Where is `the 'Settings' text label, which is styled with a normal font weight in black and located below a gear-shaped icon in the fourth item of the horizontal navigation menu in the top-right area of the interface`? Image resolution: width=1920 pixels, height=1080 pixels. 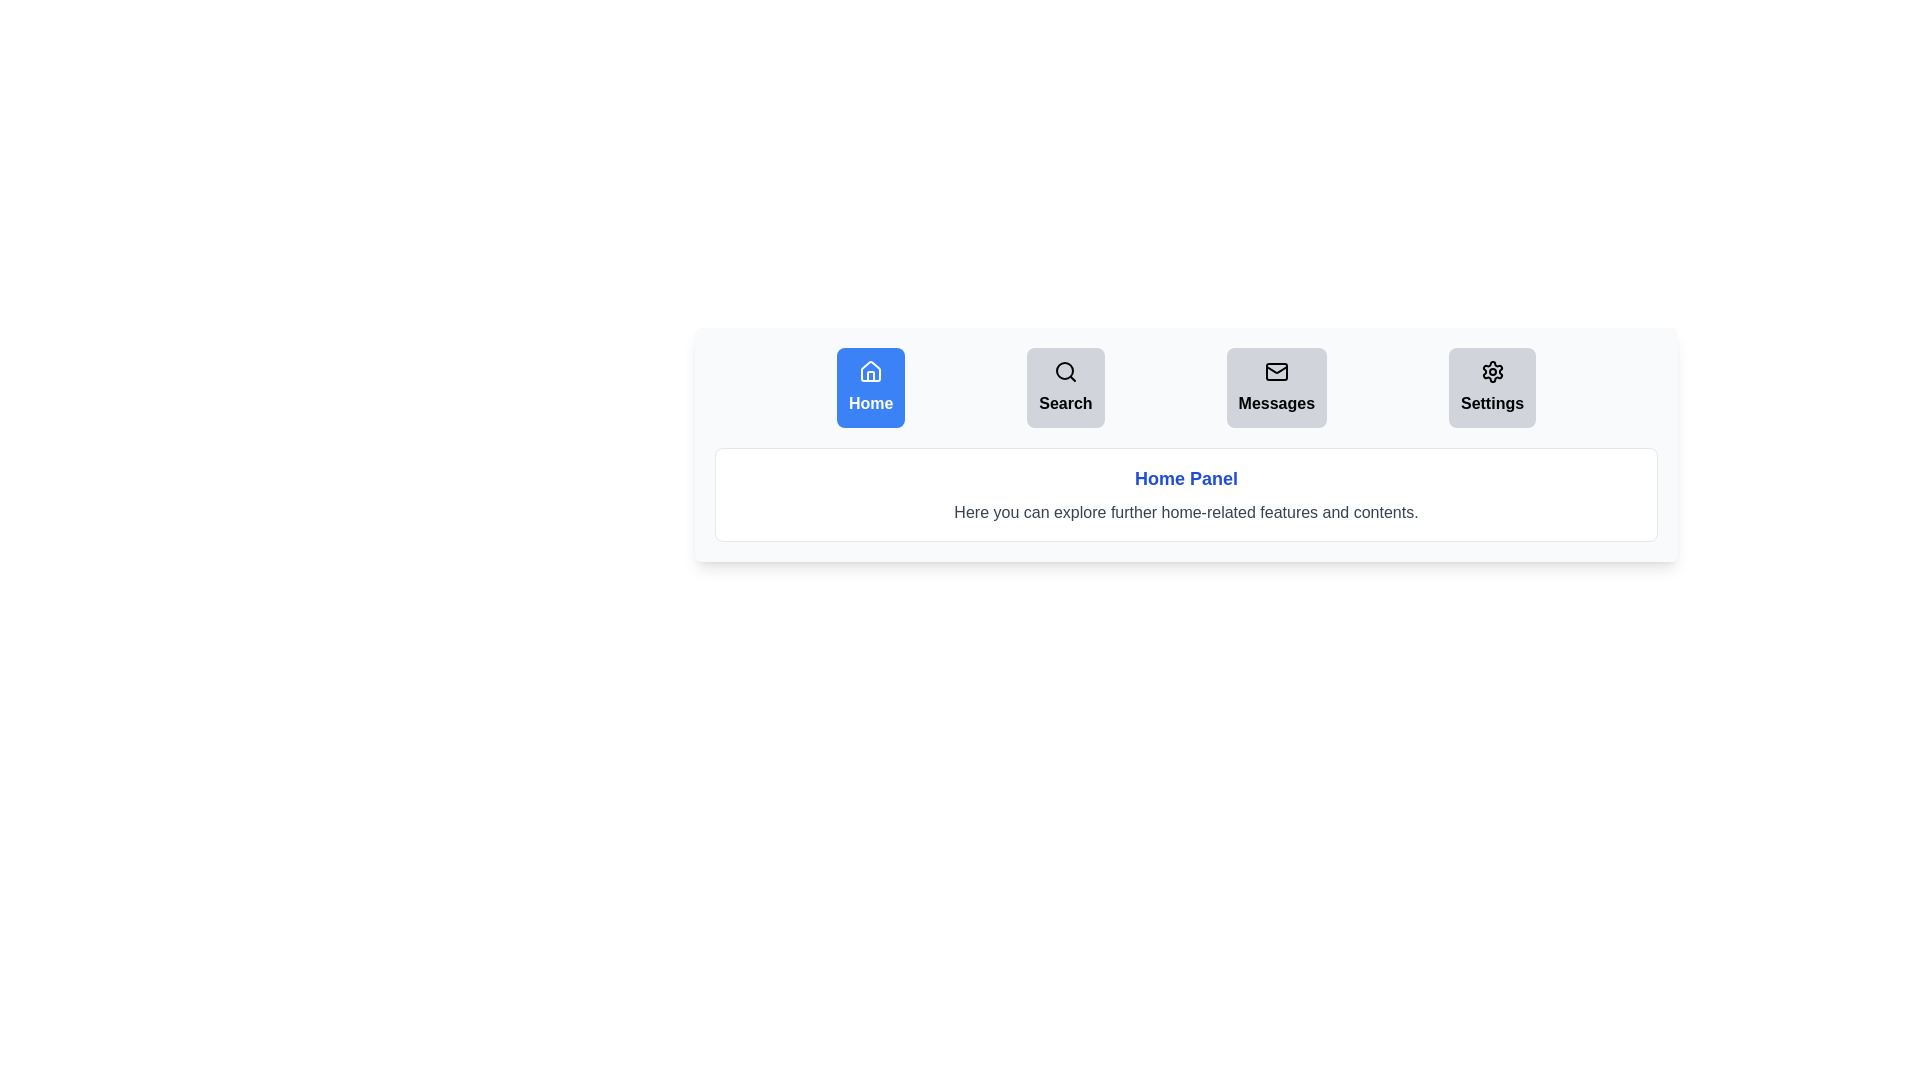 the 'Settings' text label, which is styled with a normal font weight in black and located below a gear-shaped icon in the fourth item of the horizontal navigation menu in the top-right area of the interface is located at coordinates (1492, 404).